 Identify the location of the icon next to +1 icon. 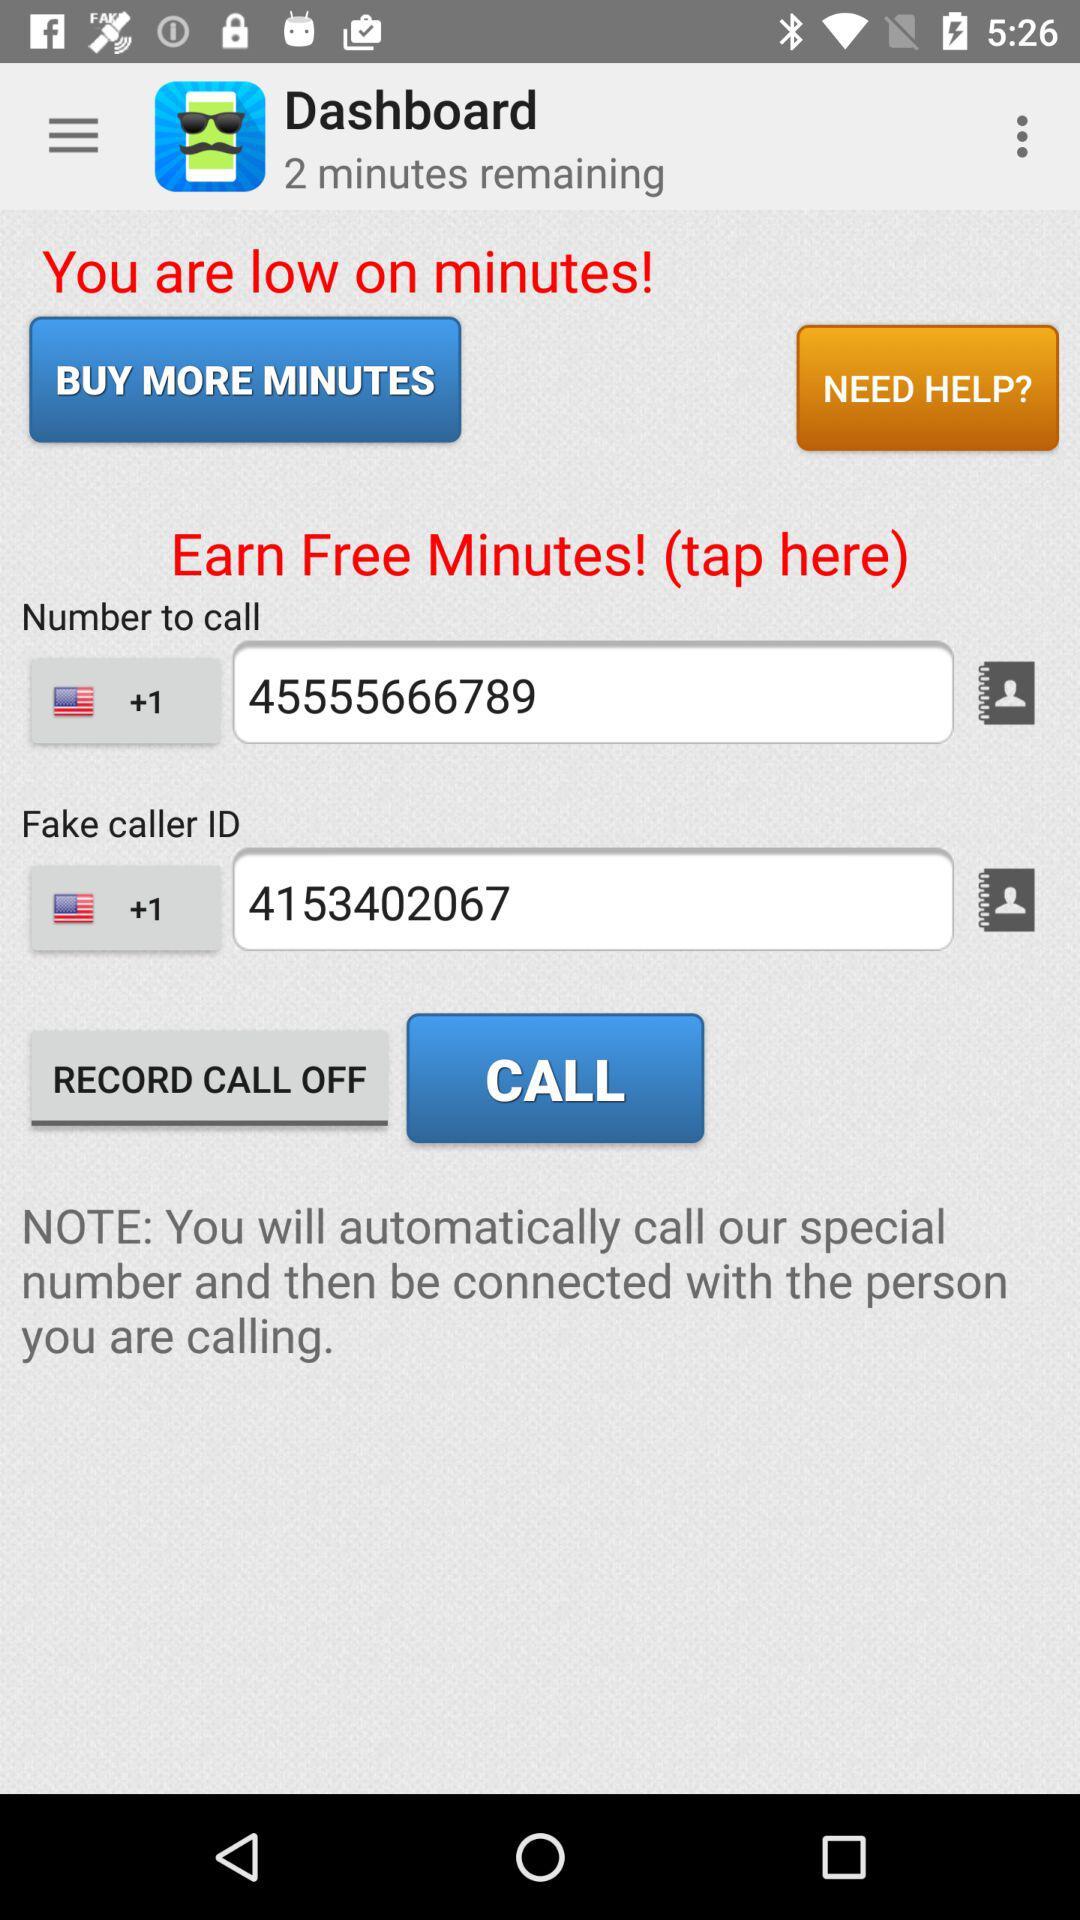
(591, 898).